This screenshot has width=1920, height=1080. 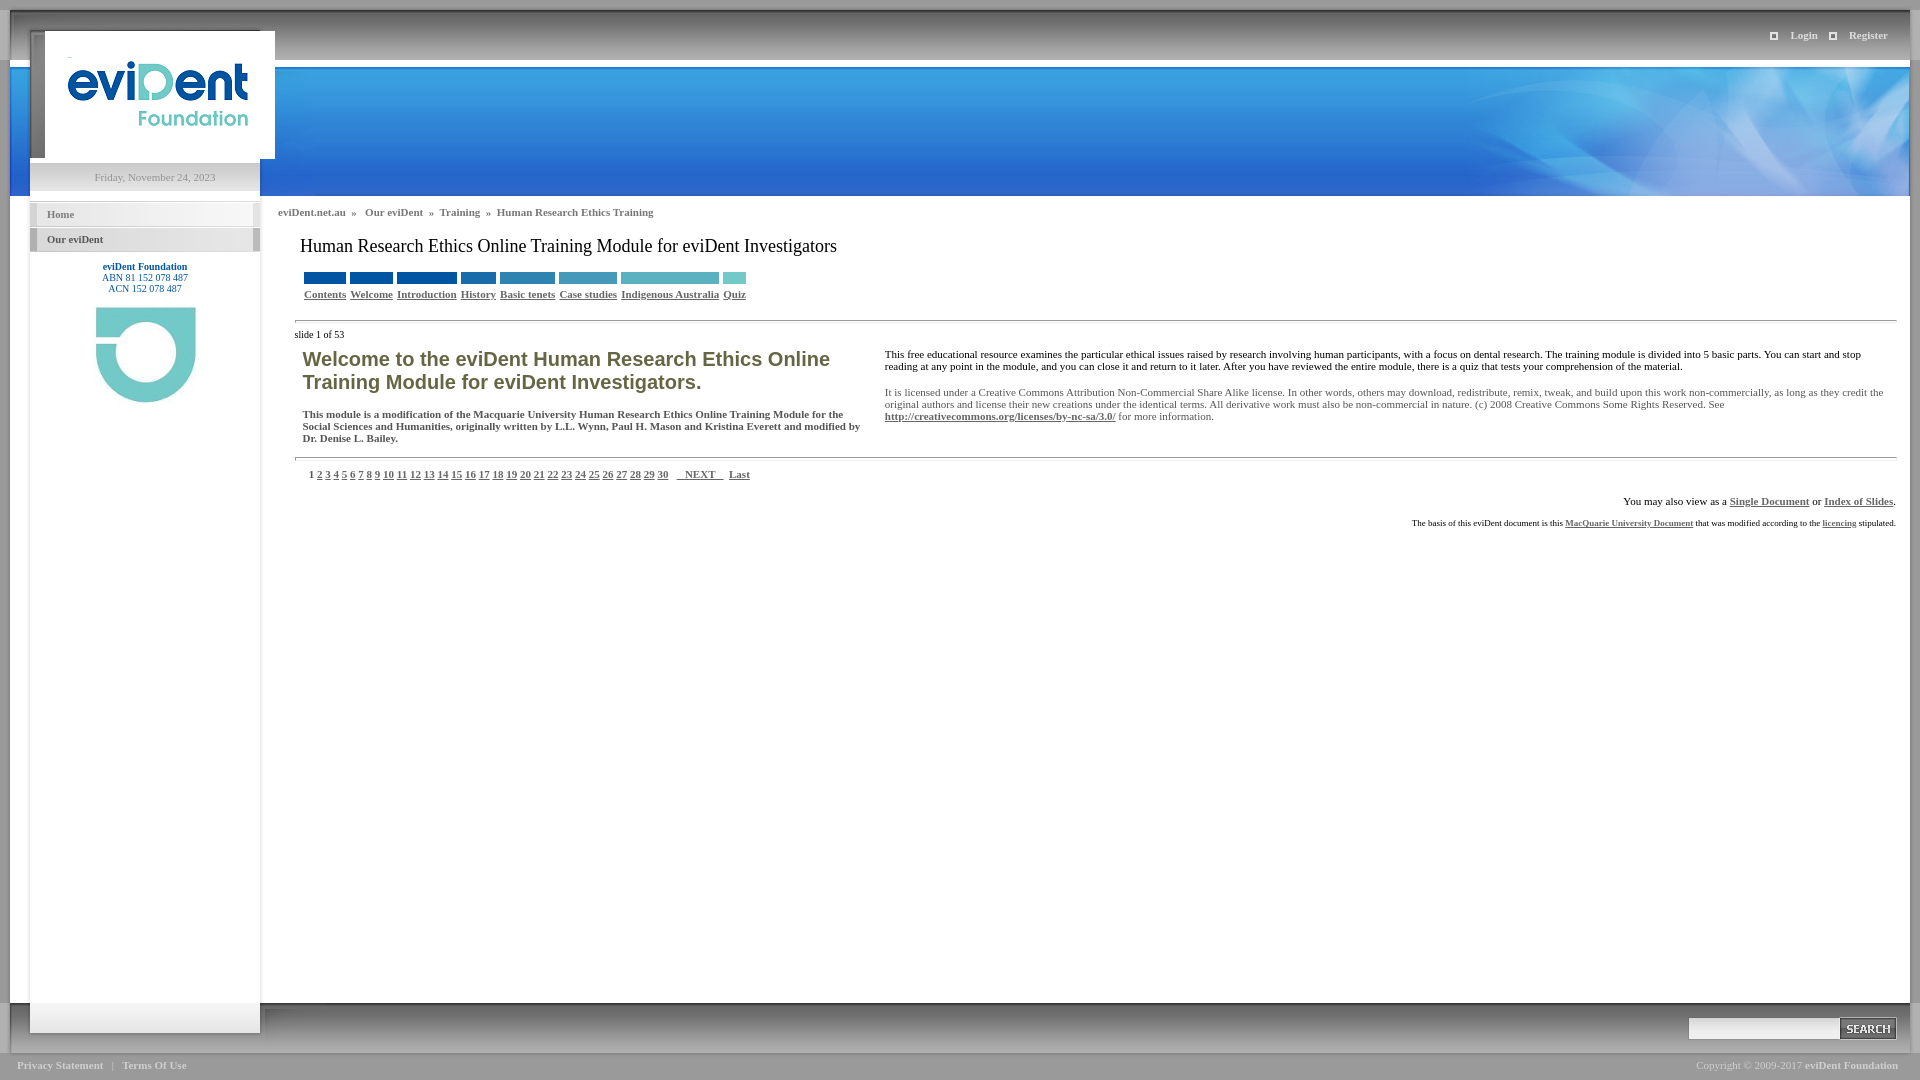 What do you see at coordinates (733, 293) in the screenshot?
I see `'Quiz'` at bounding box center [733, 293].